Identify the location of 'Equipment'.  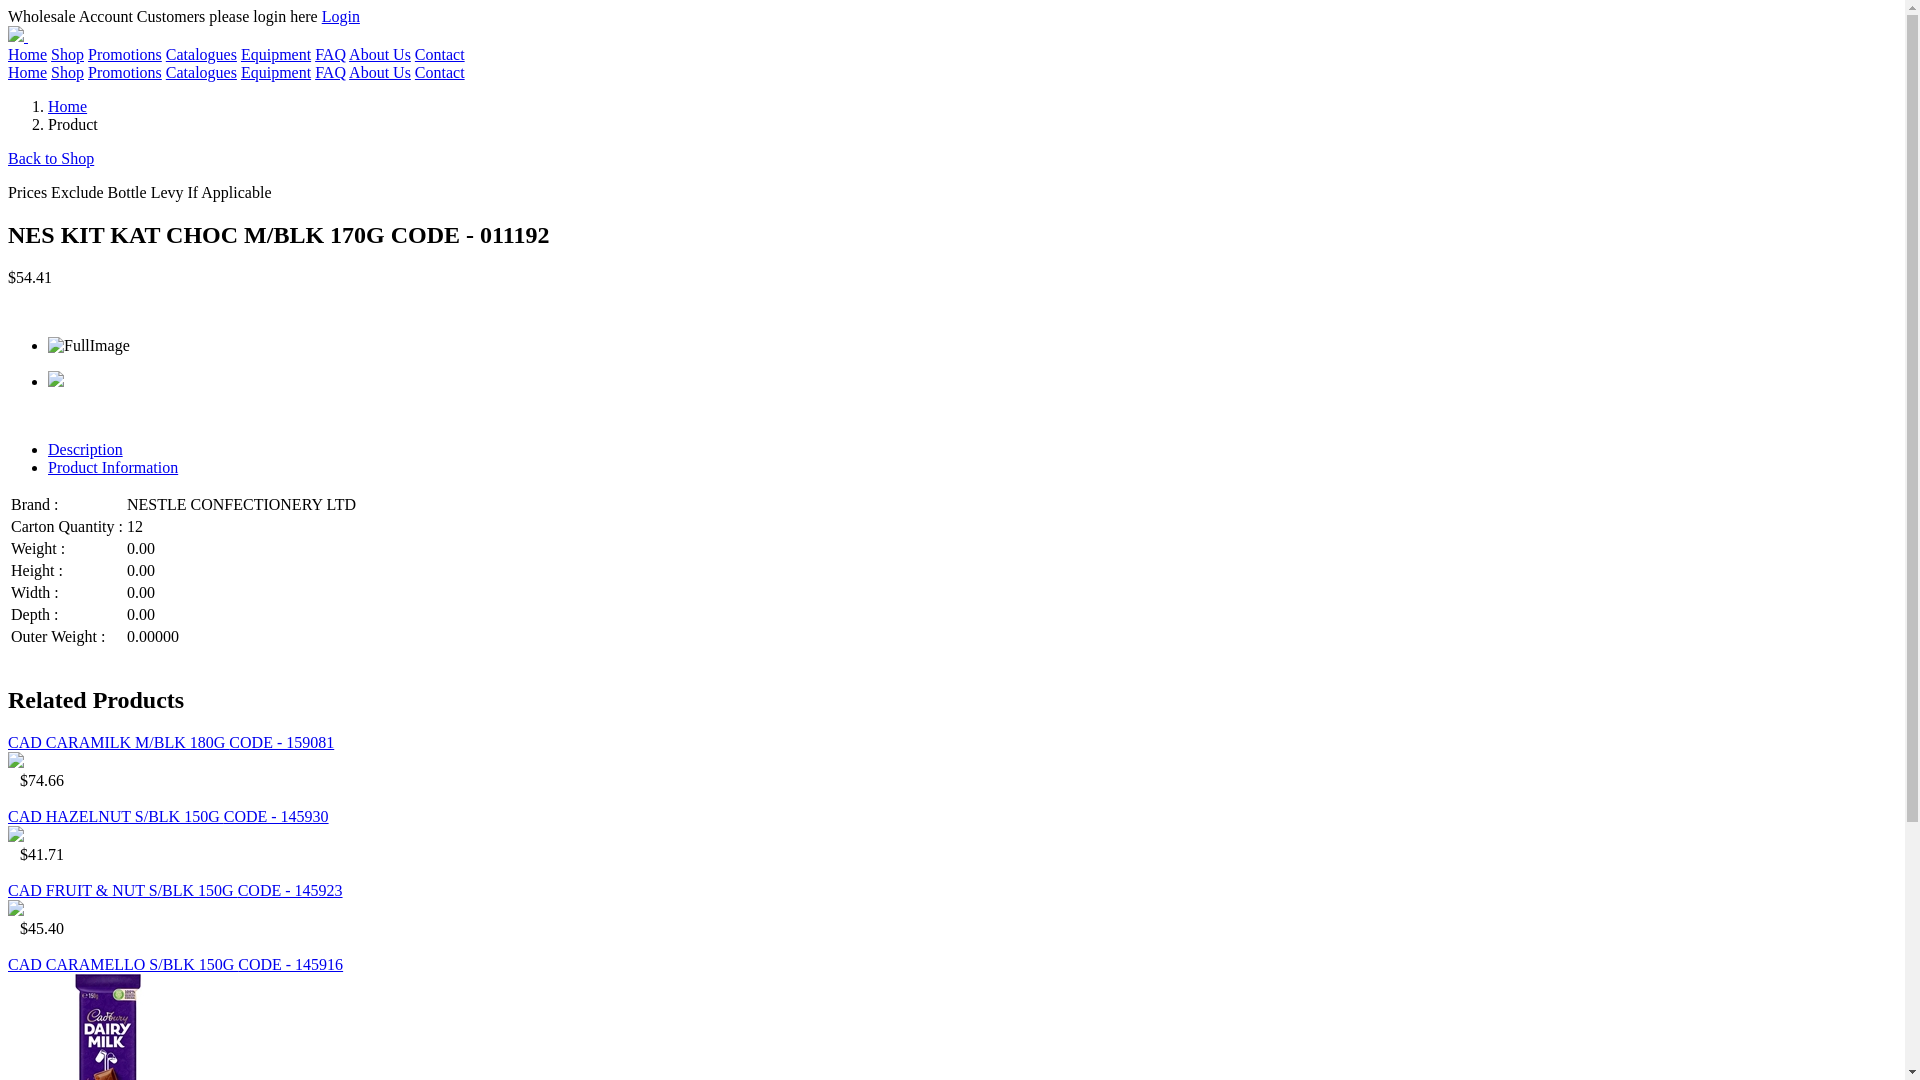
(274, 71).